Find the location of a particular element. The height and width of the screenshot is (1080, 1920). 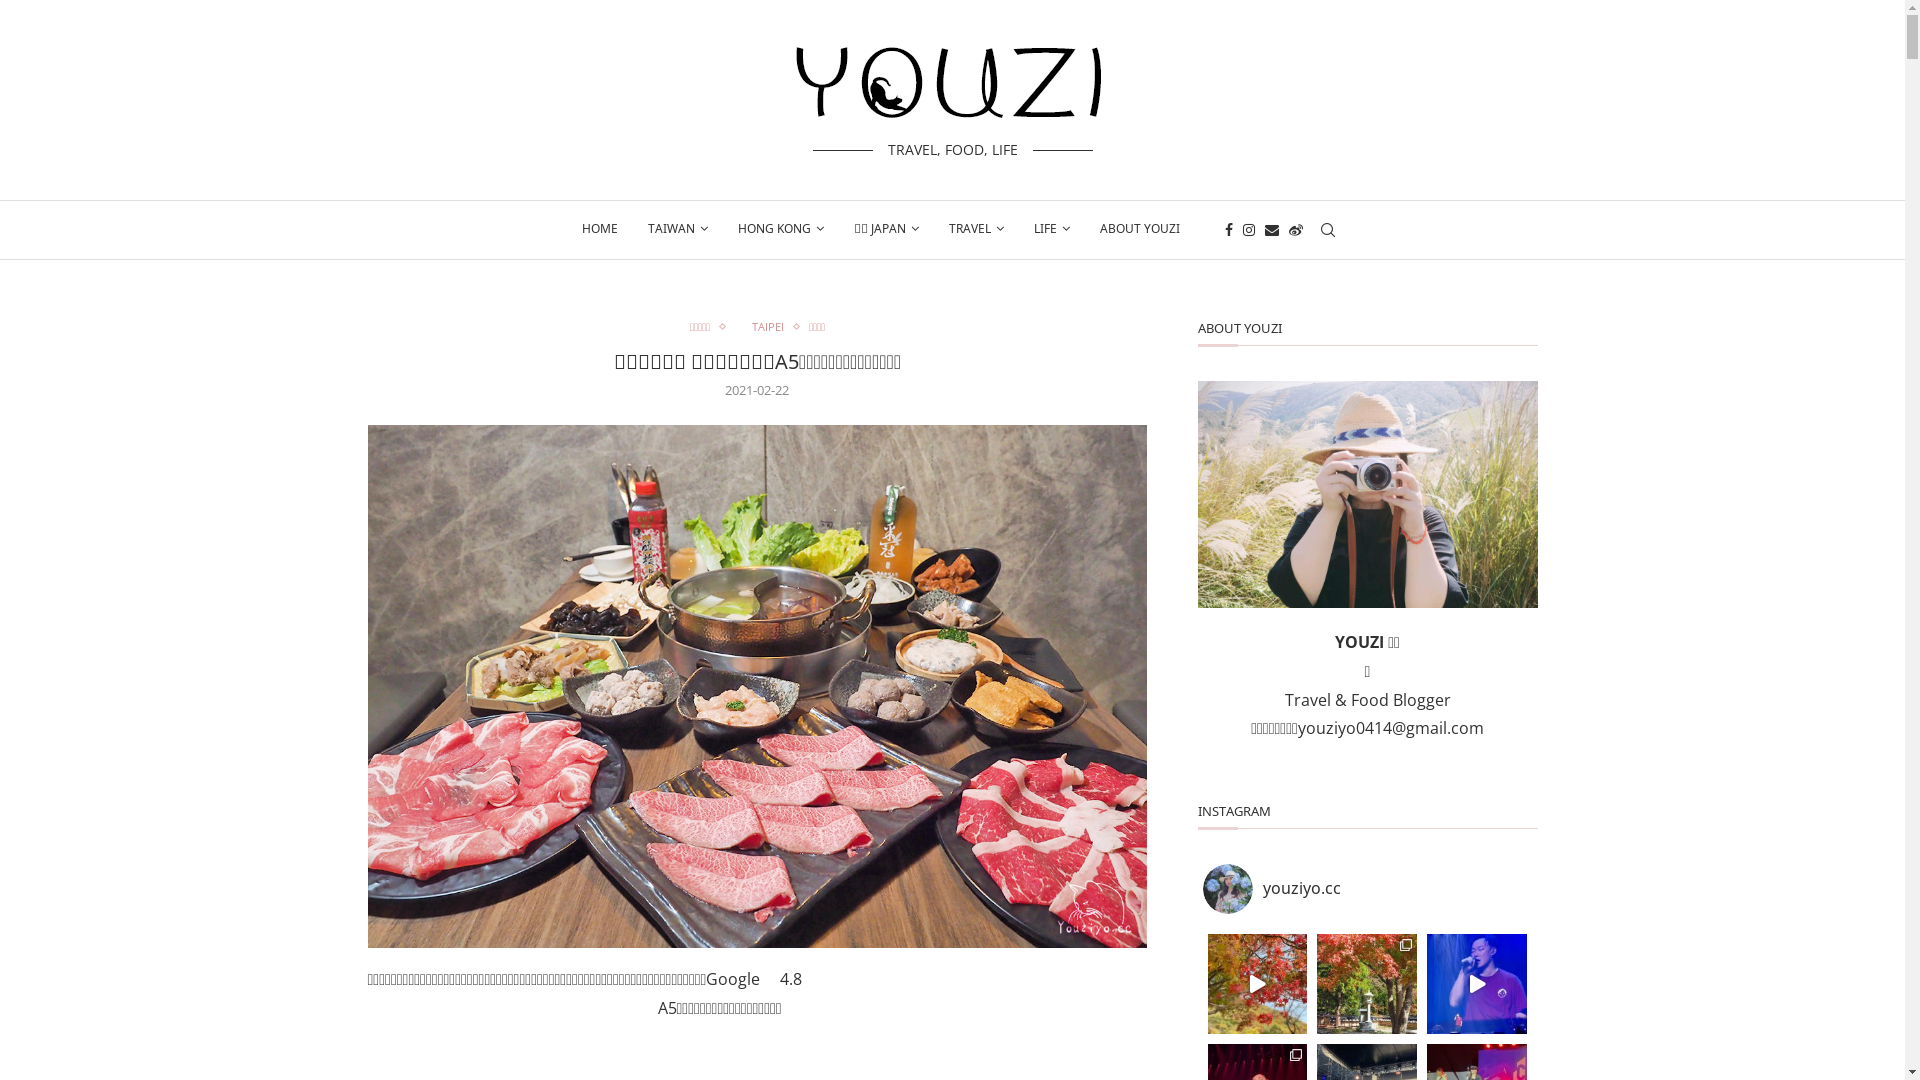

'TAIWAN' is located at coordinates (632, 229).